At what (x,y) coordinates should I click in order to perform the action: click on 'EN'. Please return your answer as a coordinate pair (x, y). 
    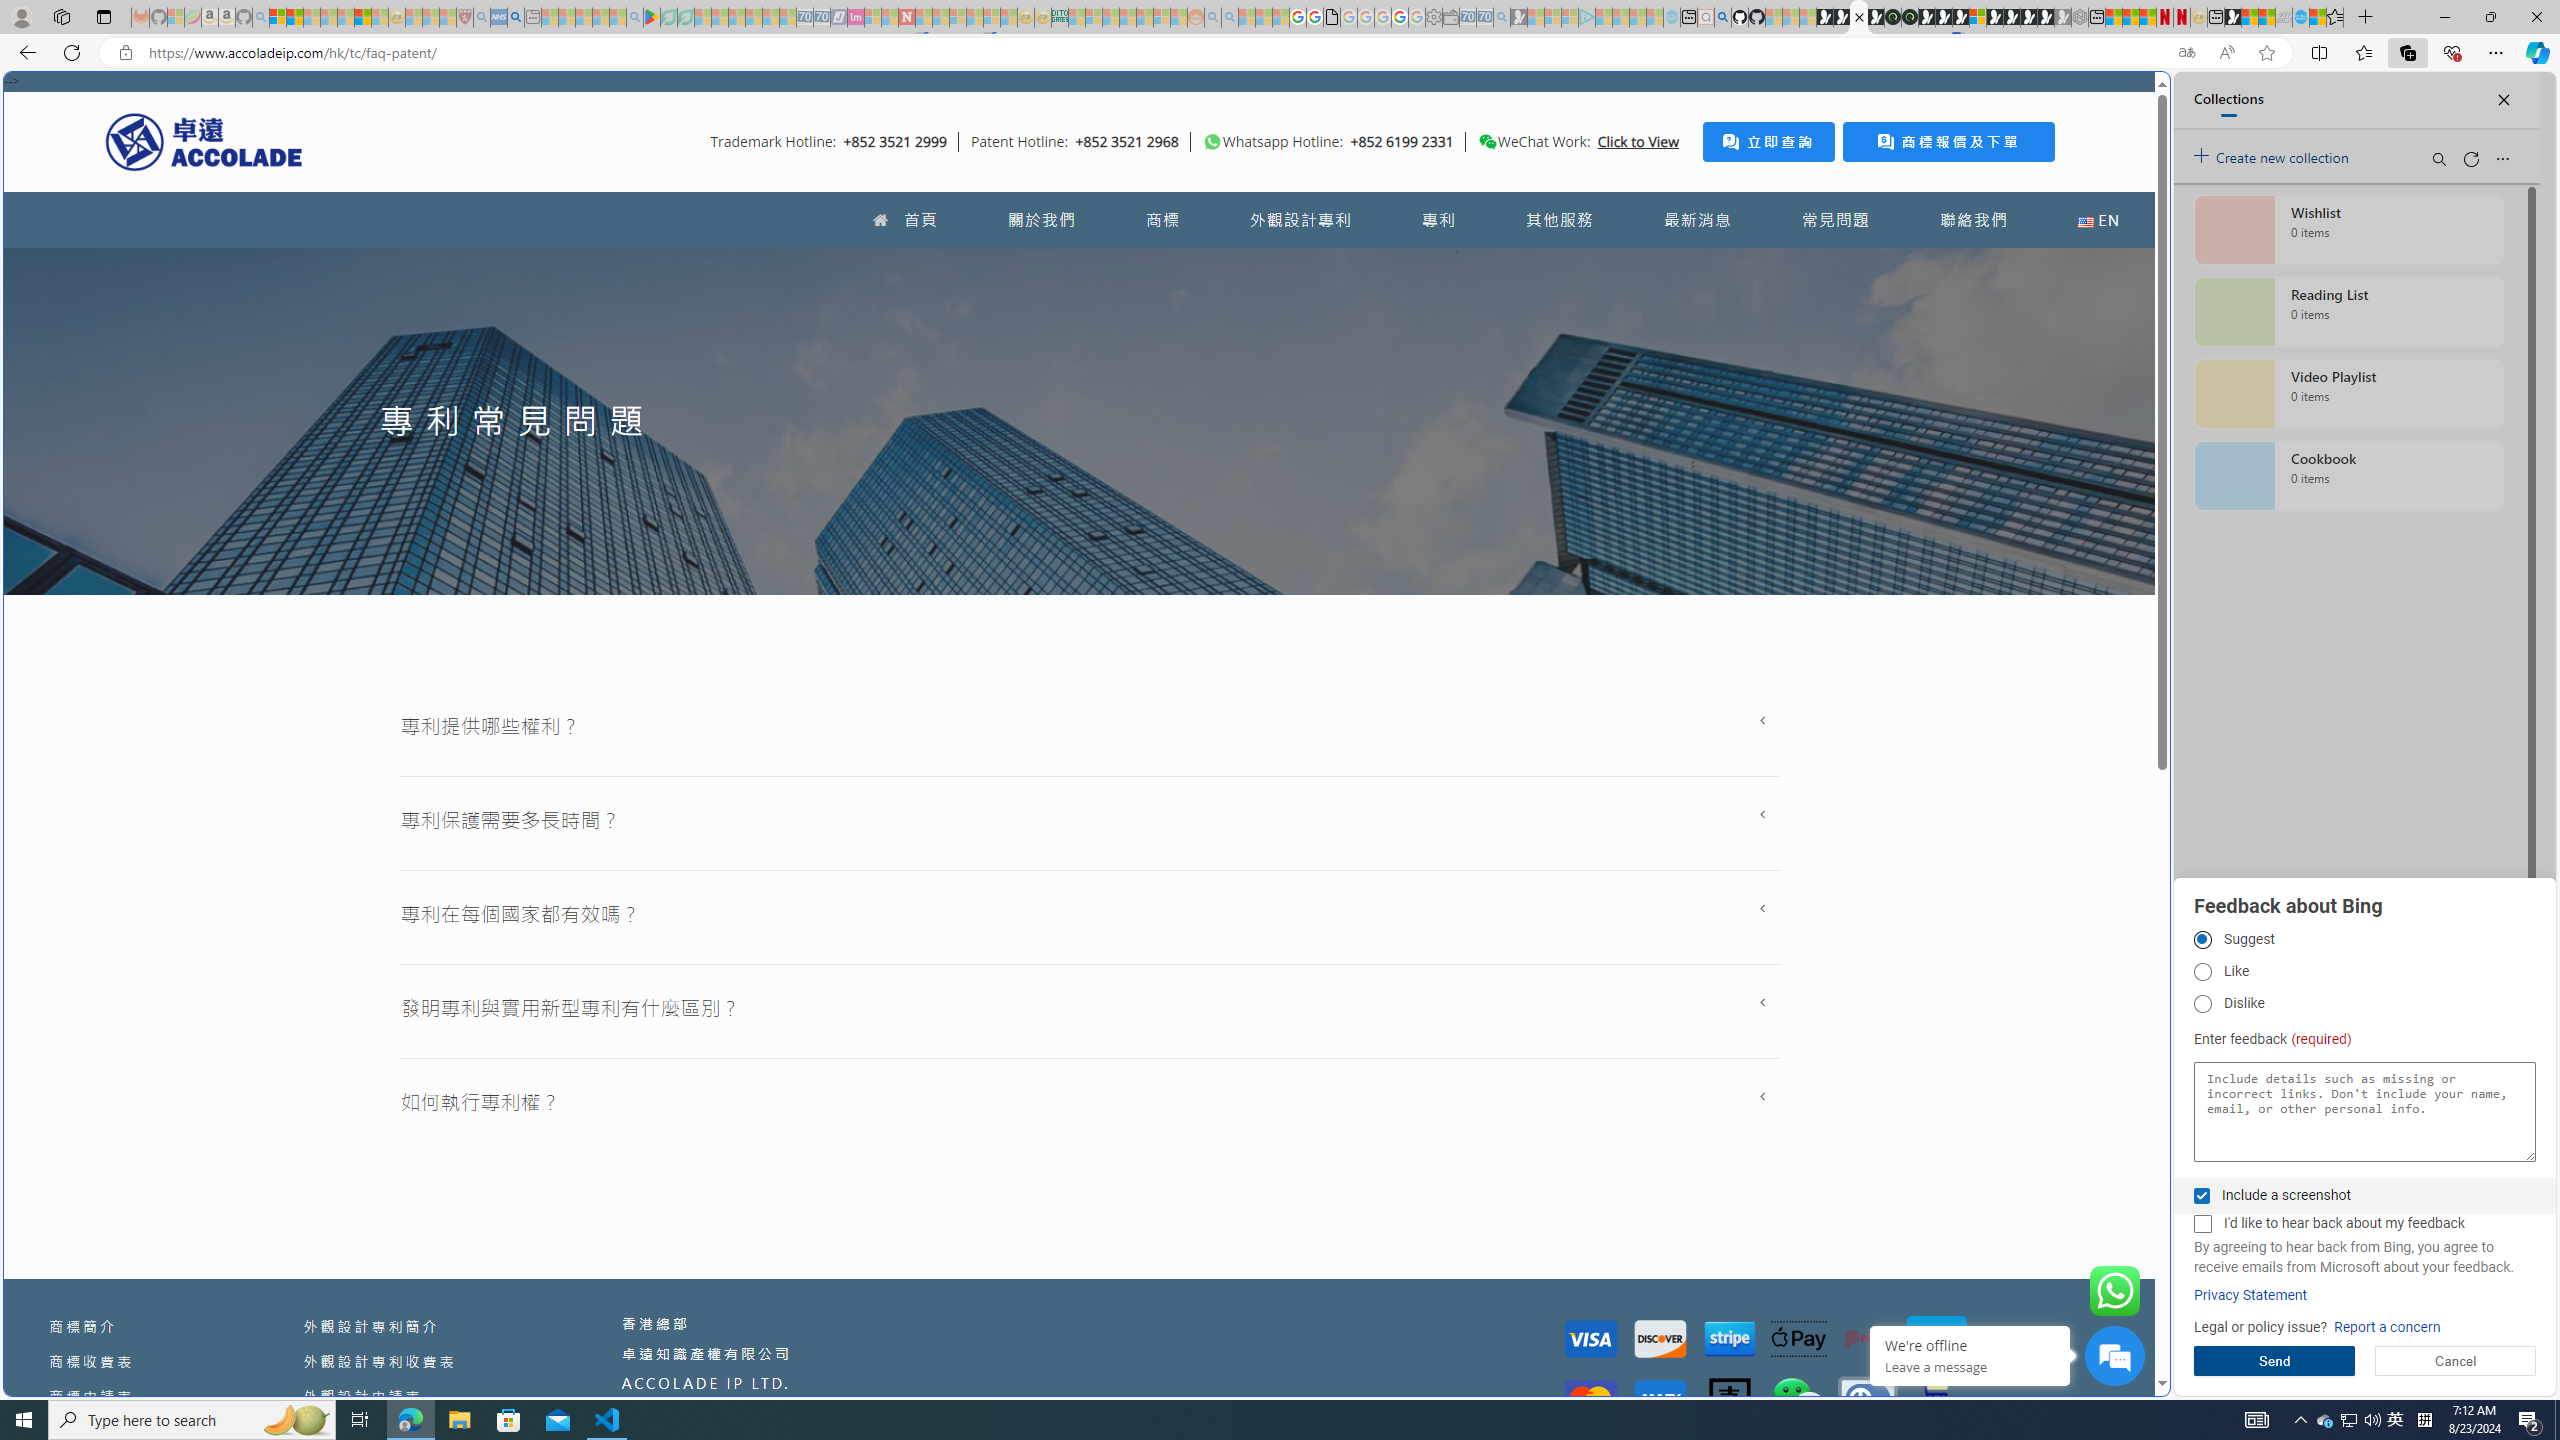
    Looking at the image, I should click on (2099, 219).